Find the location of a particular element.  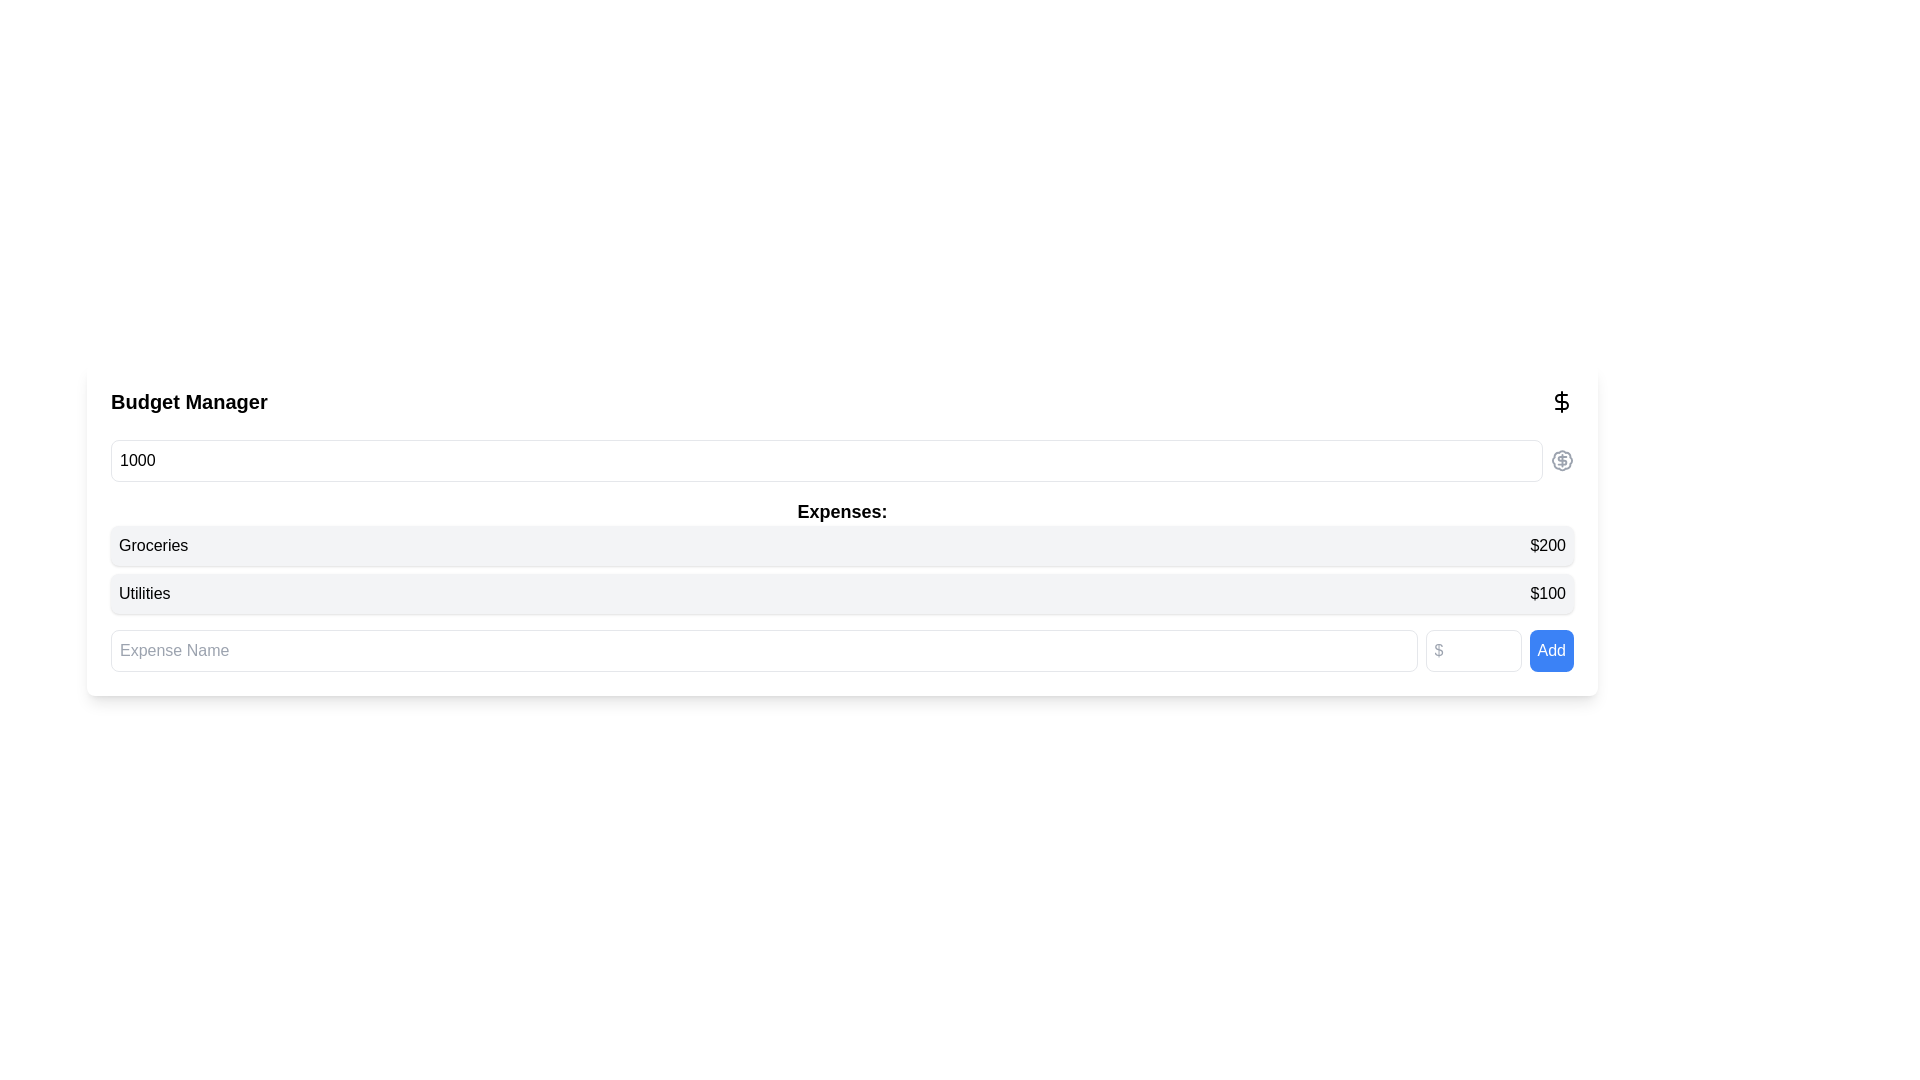

the 'Add' button is located at coordinates (1550, 651).